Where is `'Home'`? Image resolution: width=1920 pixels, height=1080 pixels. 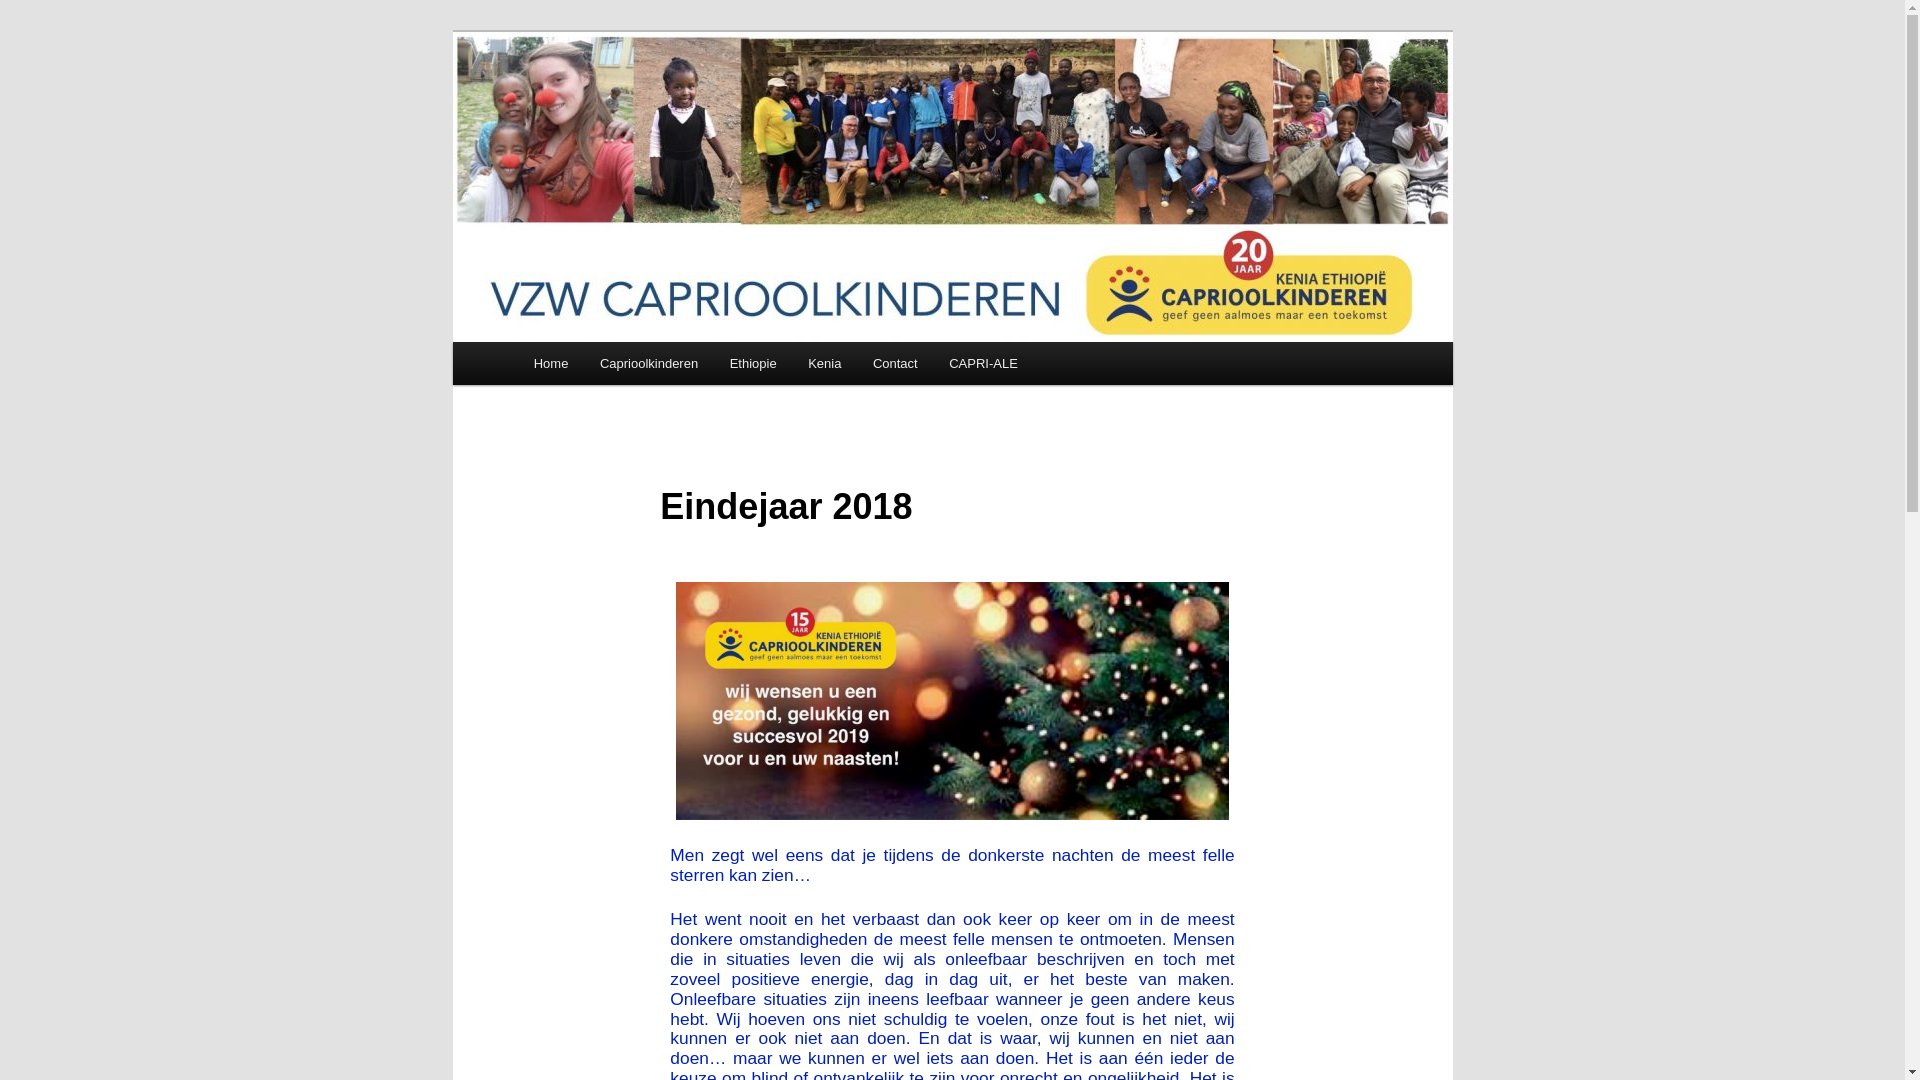 'Home' is located at coordinates (518, 363).